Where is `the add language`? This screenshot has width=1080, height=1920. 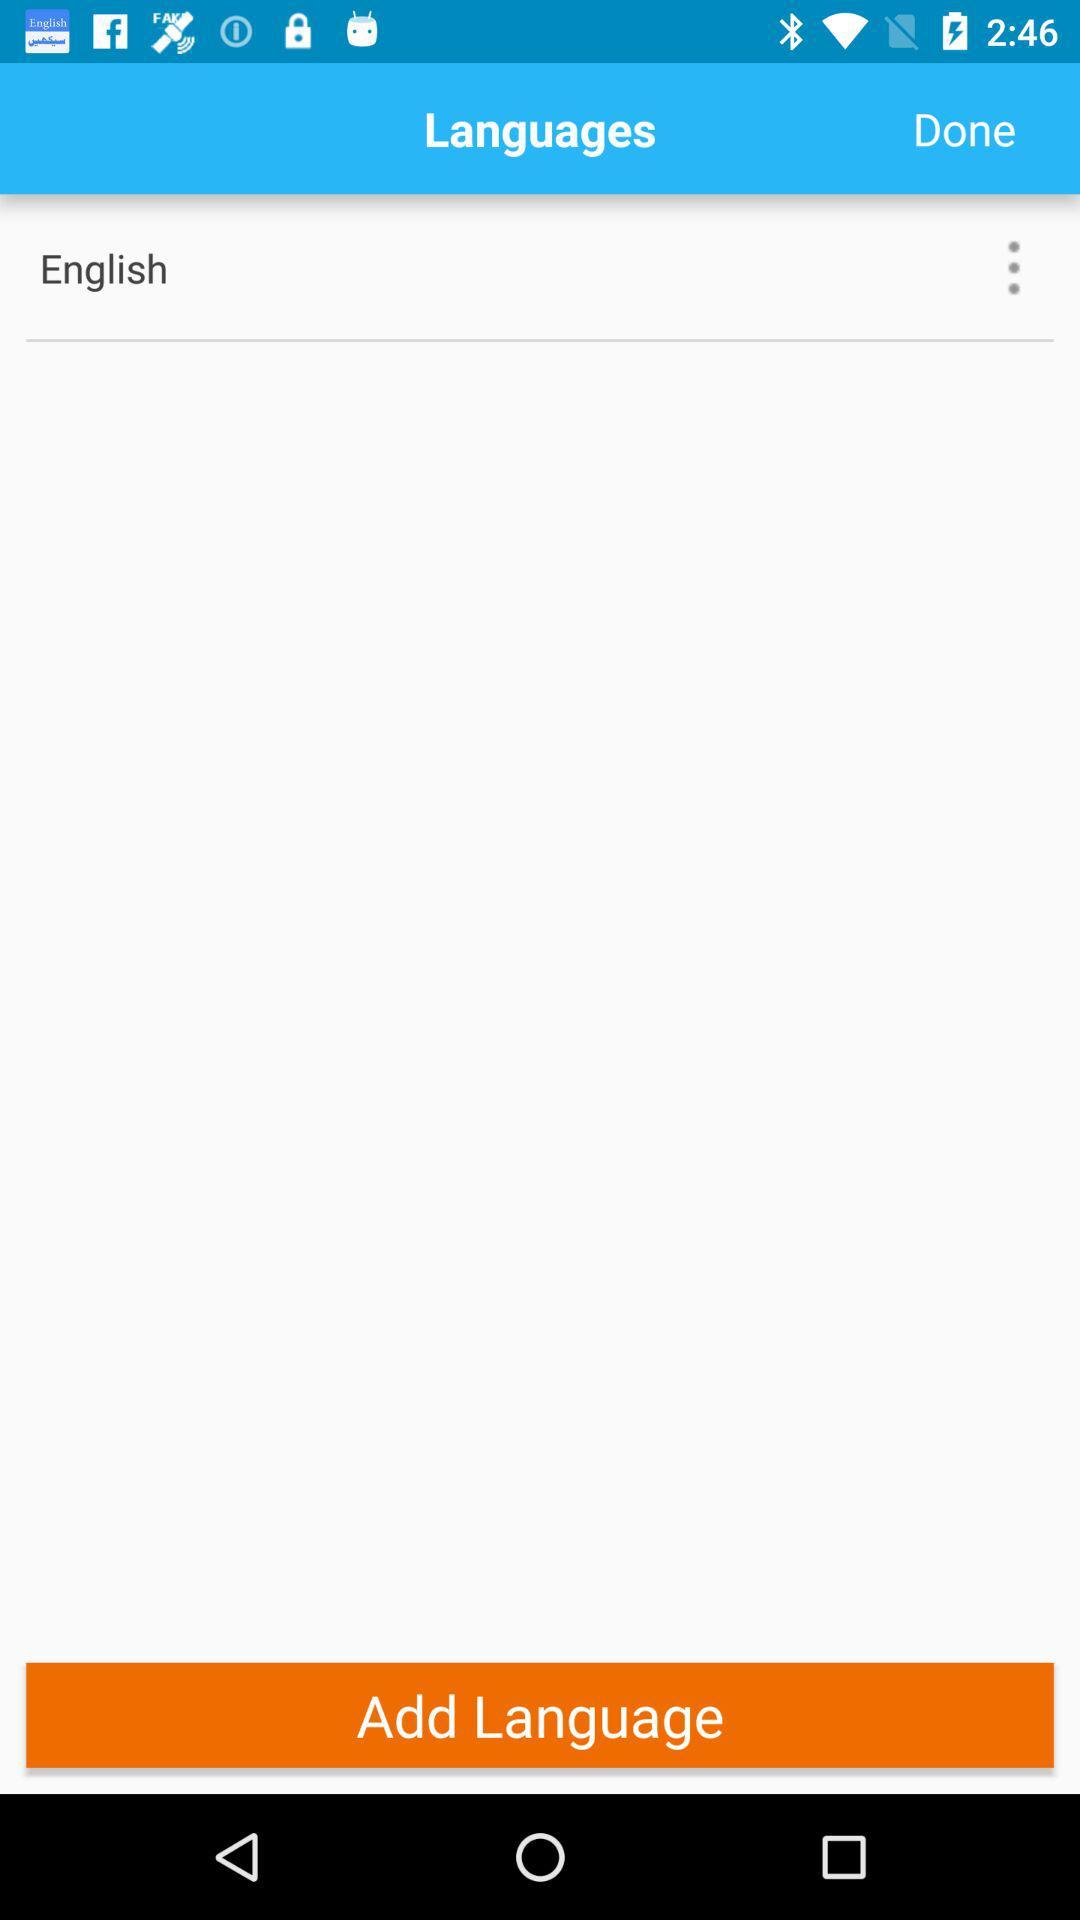
the add language is located at coordinates (540, 1714).